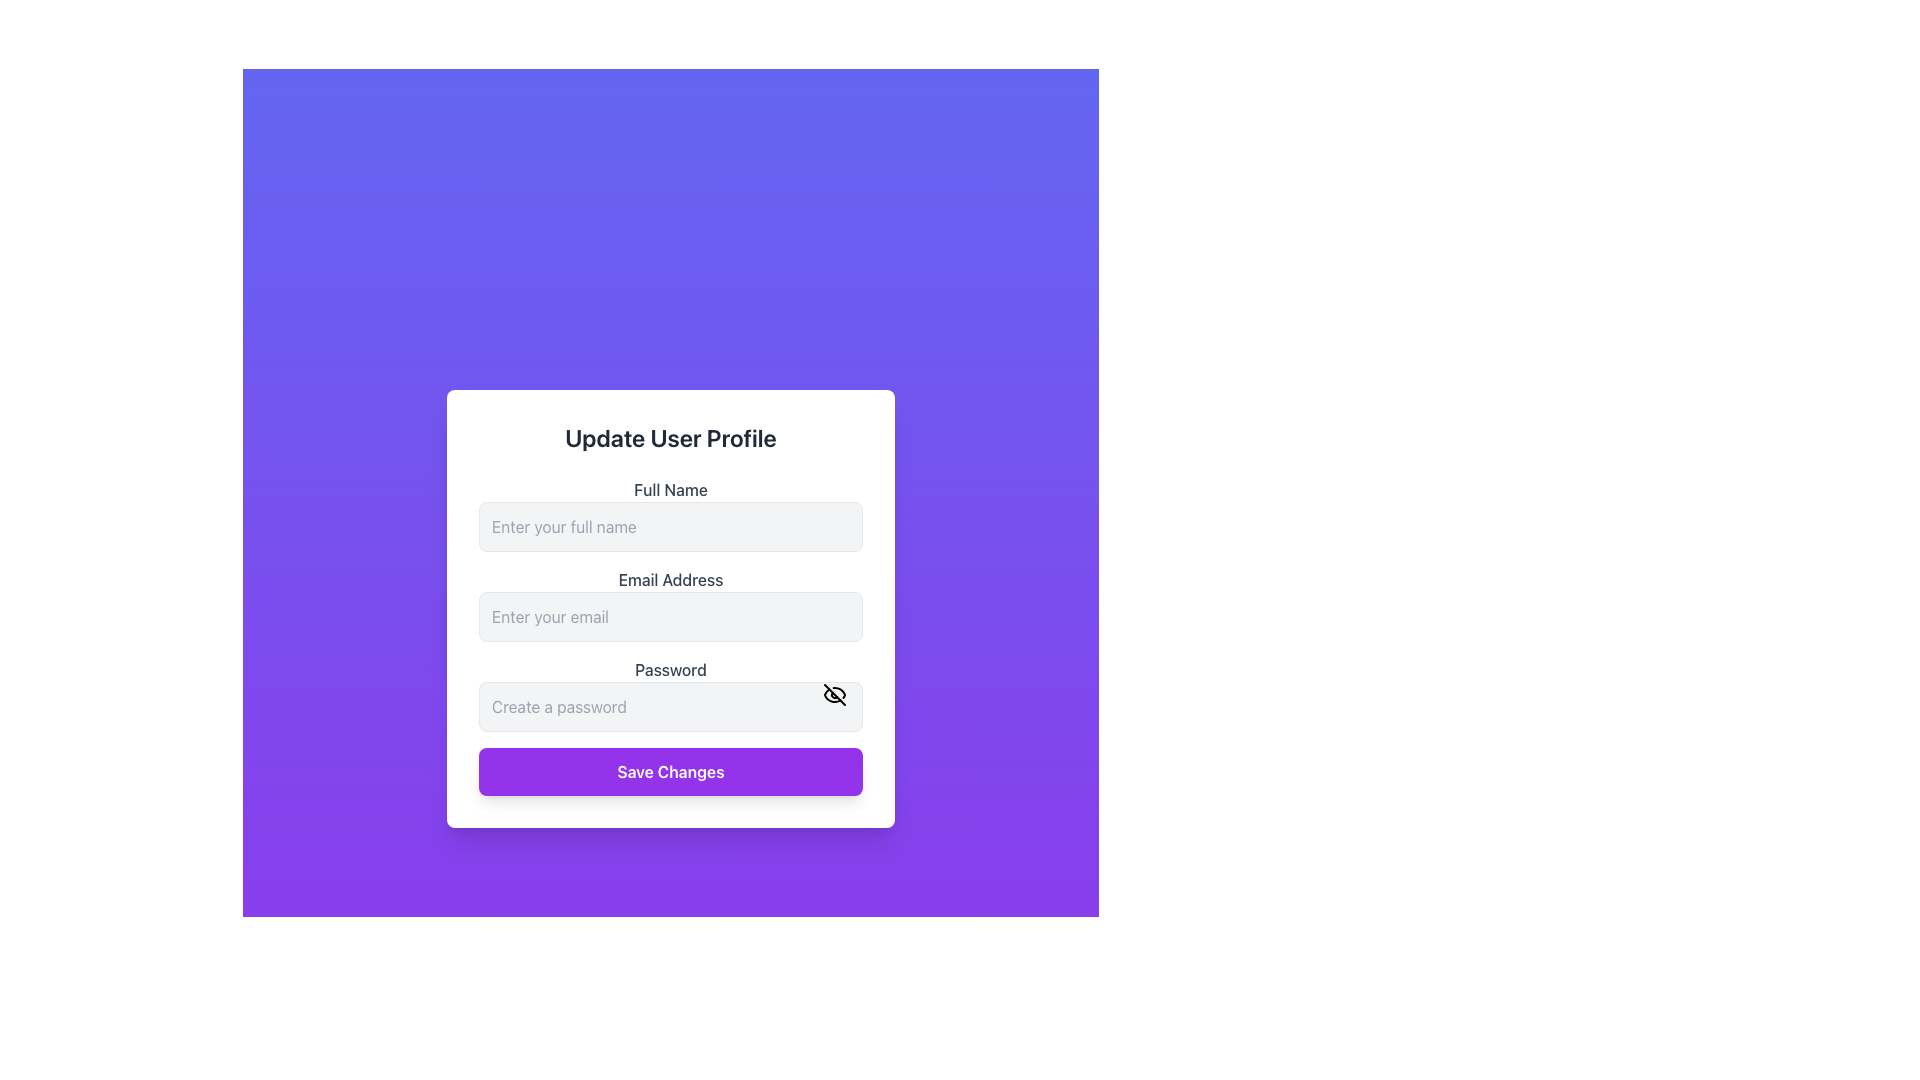 This screenshot has height=1080, width=1920. What do you see at coordinates (835, 693) in the screenshot?
I see `the visibility toggle icon represented by a diagonal line segment graphic, located to the right of the 'Password' input field` at bounding box center [835, 693].